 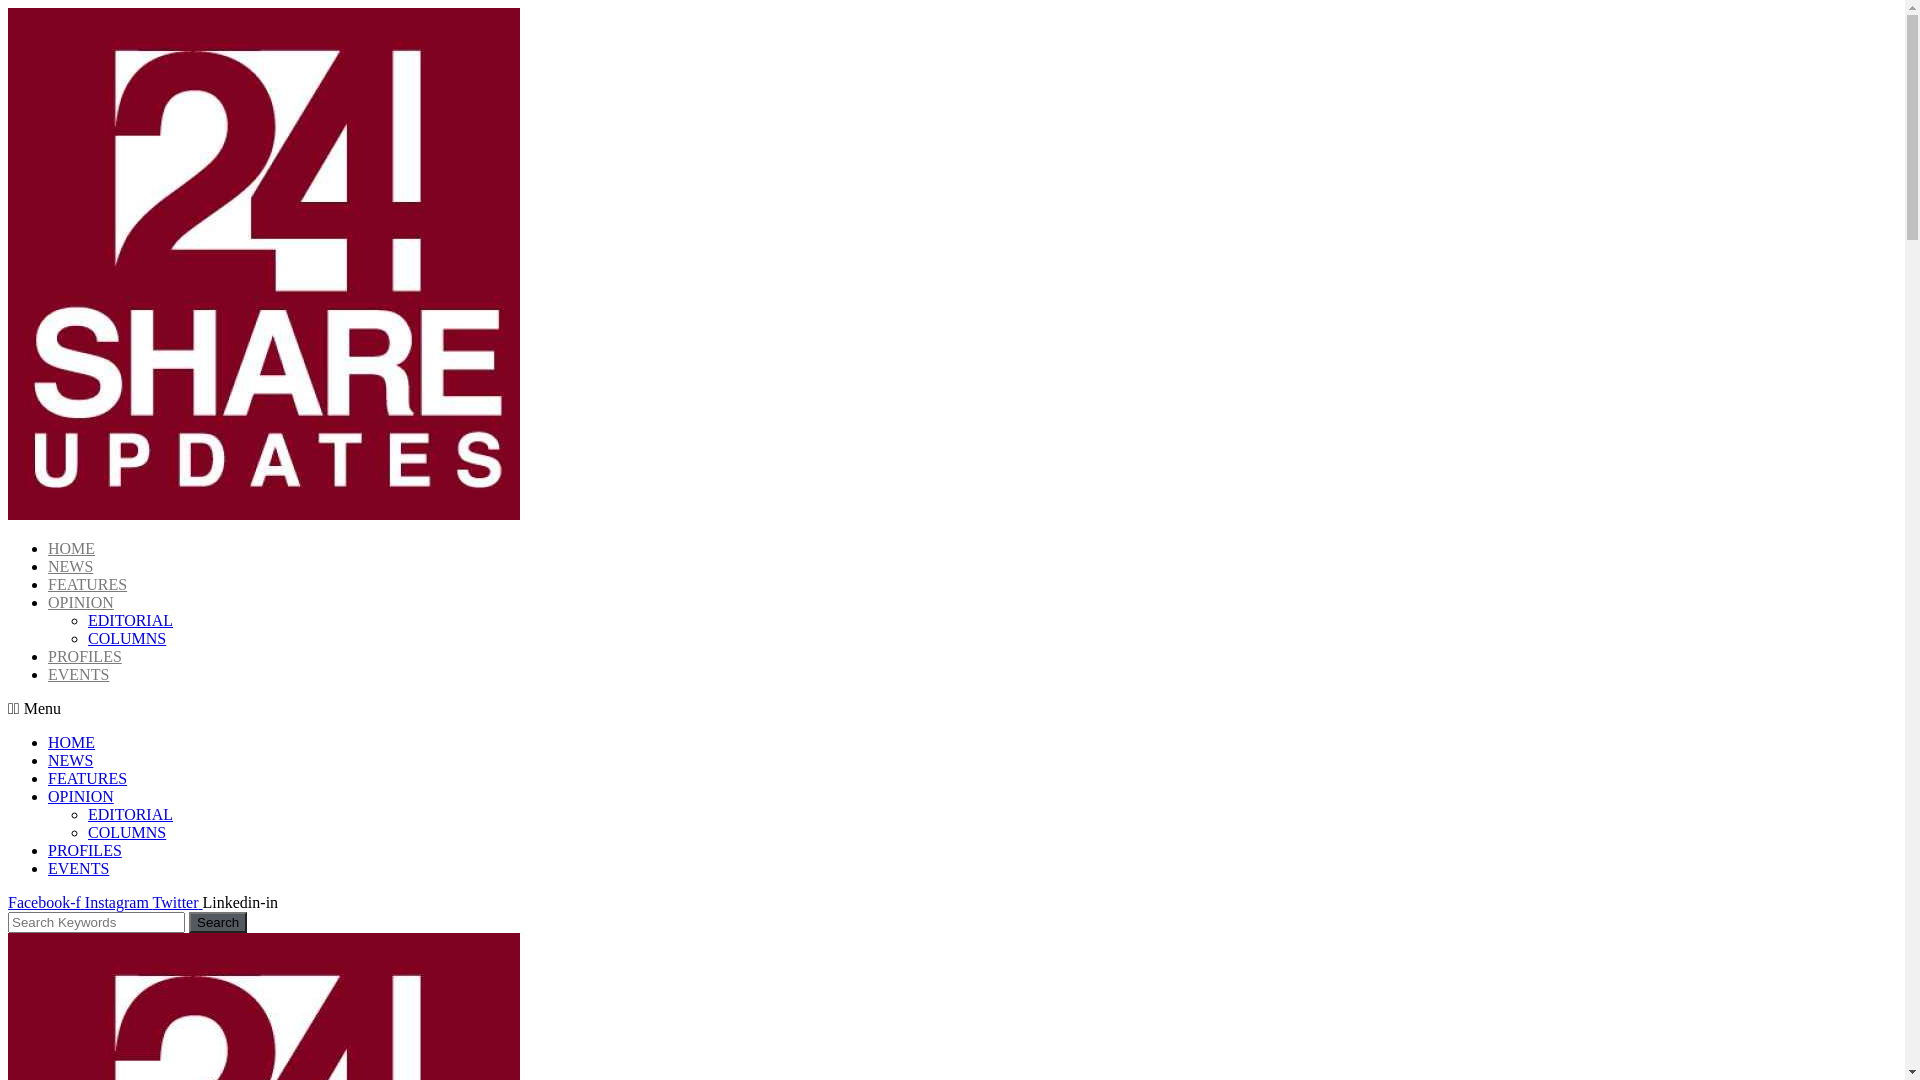 What do you see at coordinates (84, 656) in the screenshot?
I see `'PROFILES'` at bounding box center [84, 656].